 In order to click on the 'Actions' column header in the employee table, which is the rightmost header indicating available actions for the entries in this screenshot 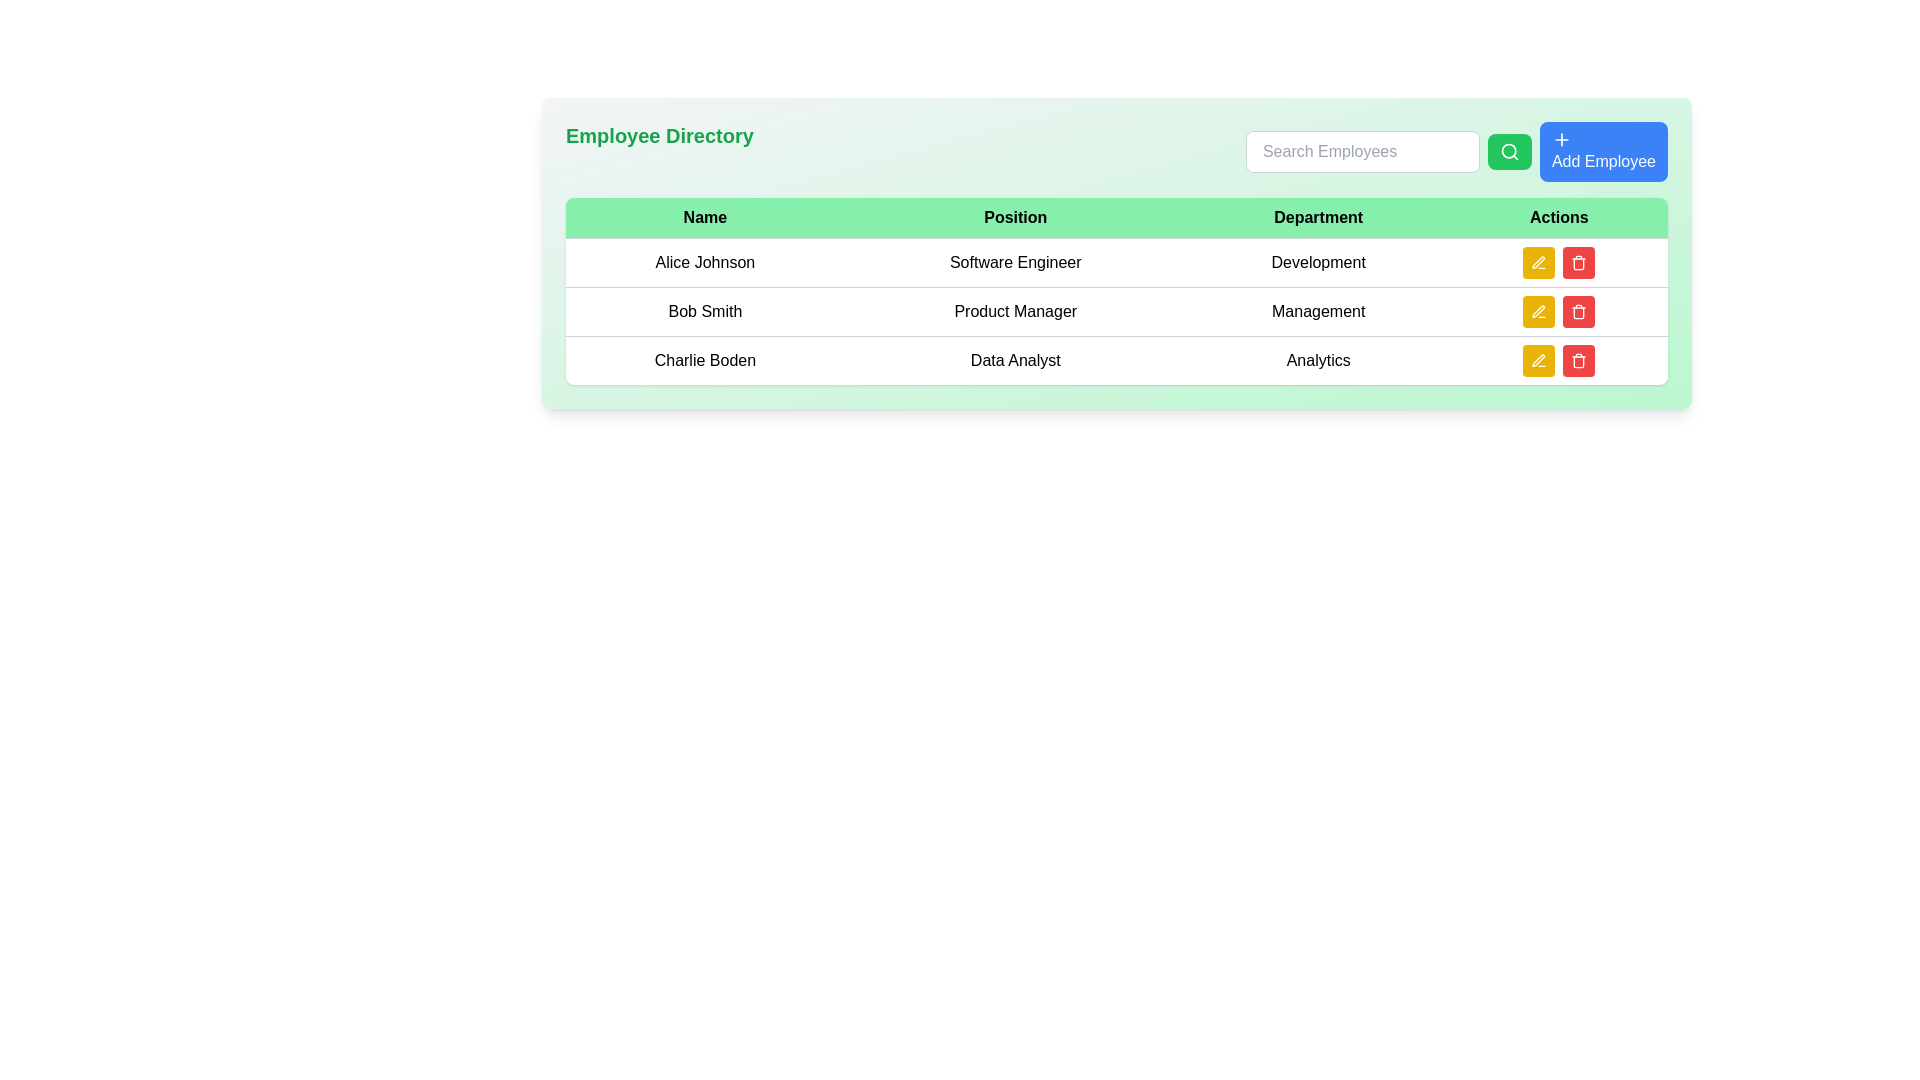, I will do `click(1558, 218)`.